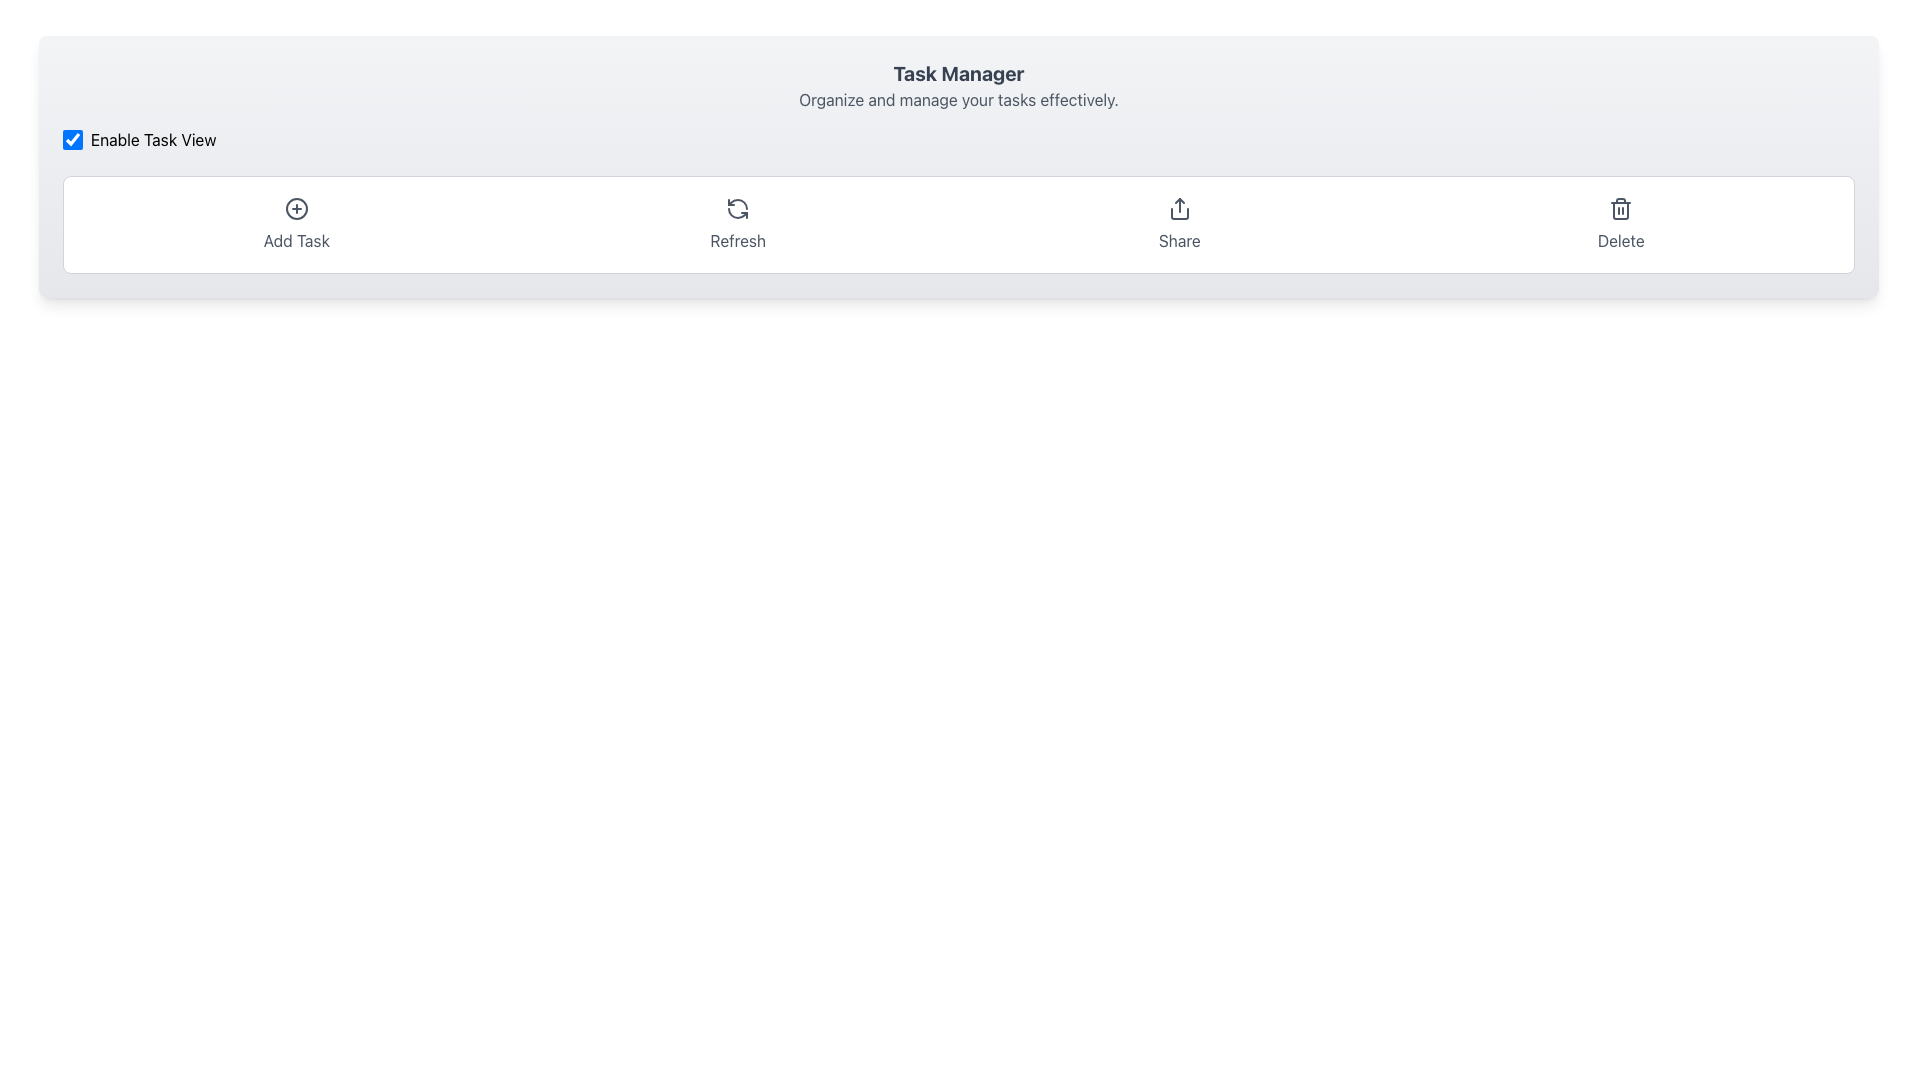 This screenshot has height=1080, width=1920. Describe the element at coordinates (958, 72) in the screenshot. I see `the 'Task Manager' text label, which is prominently displayed in bold and larger font size, located at the top center of the application interface` at that location.